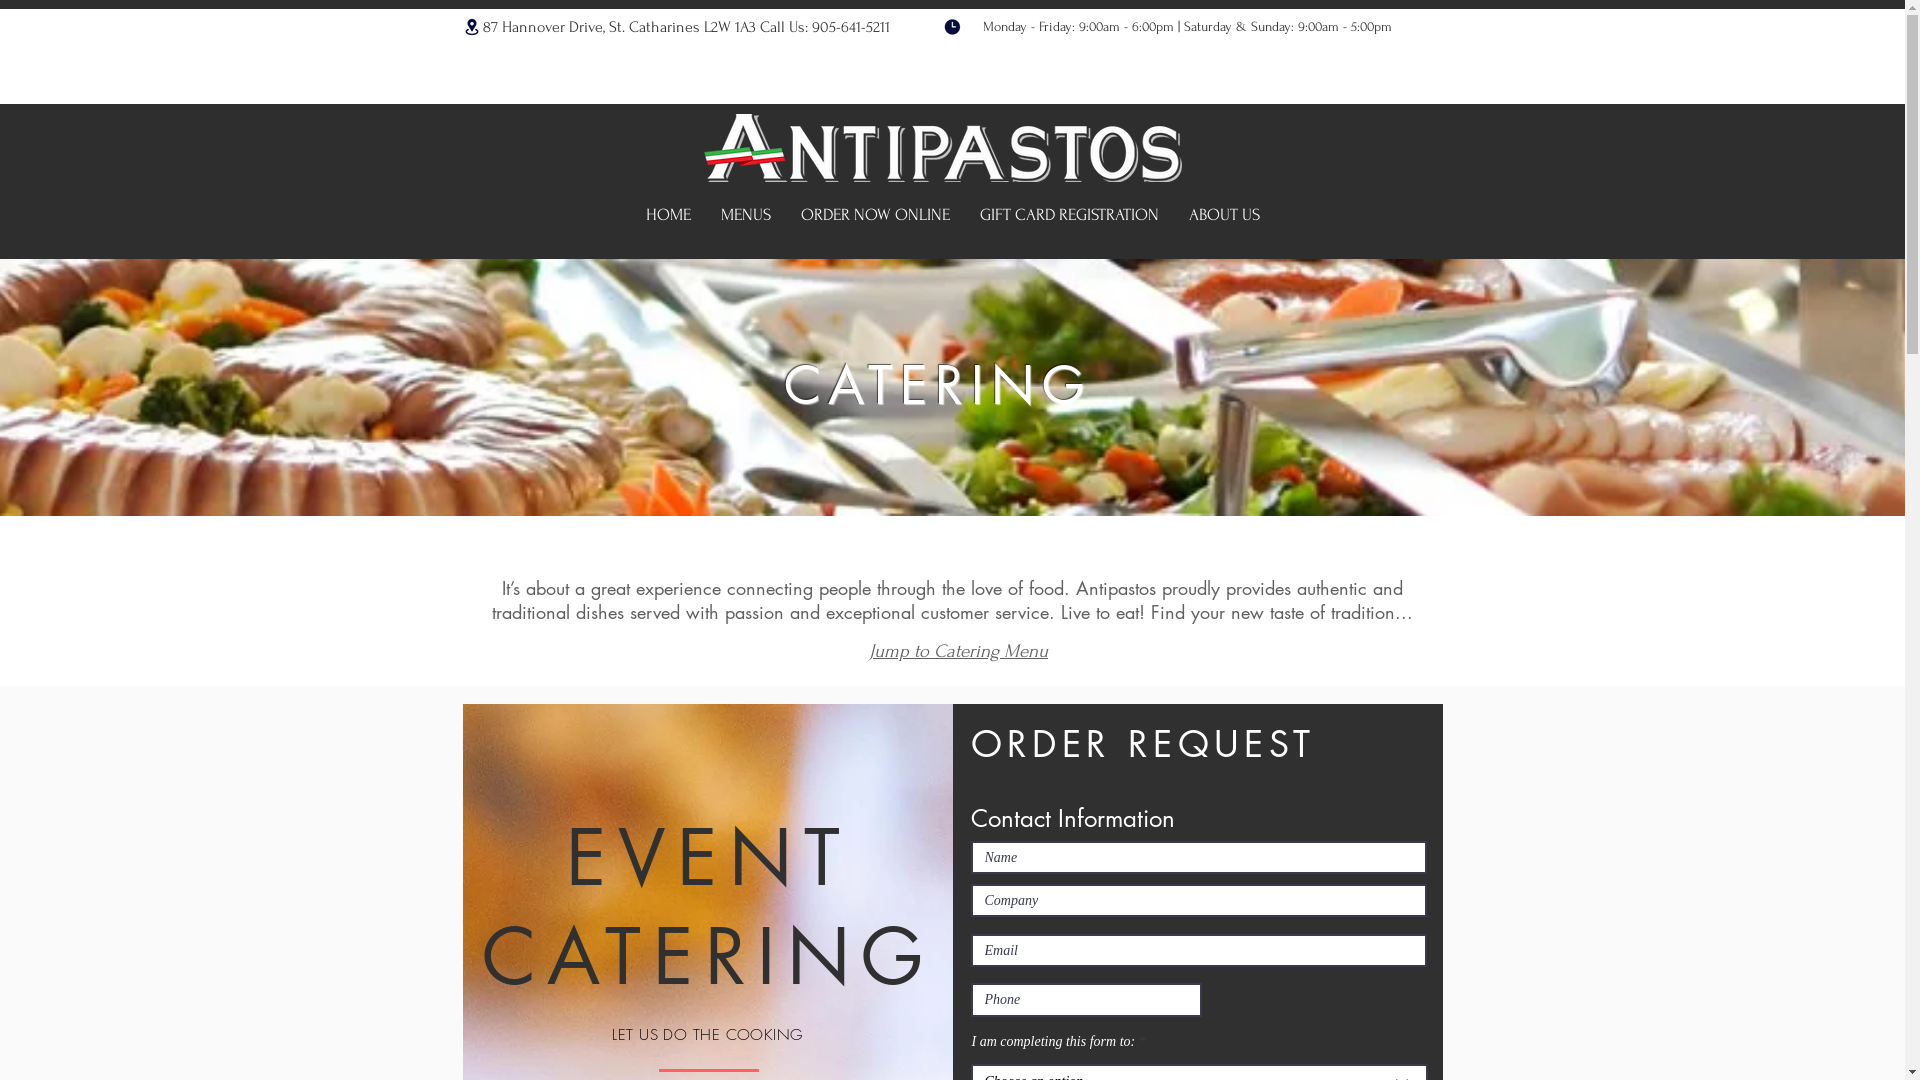 The image size is (1920, 1080). Describe the element at coordinates (1067, 215) in the screenshot. I see `'GIFT CARD REGISTRATION'` at that location.